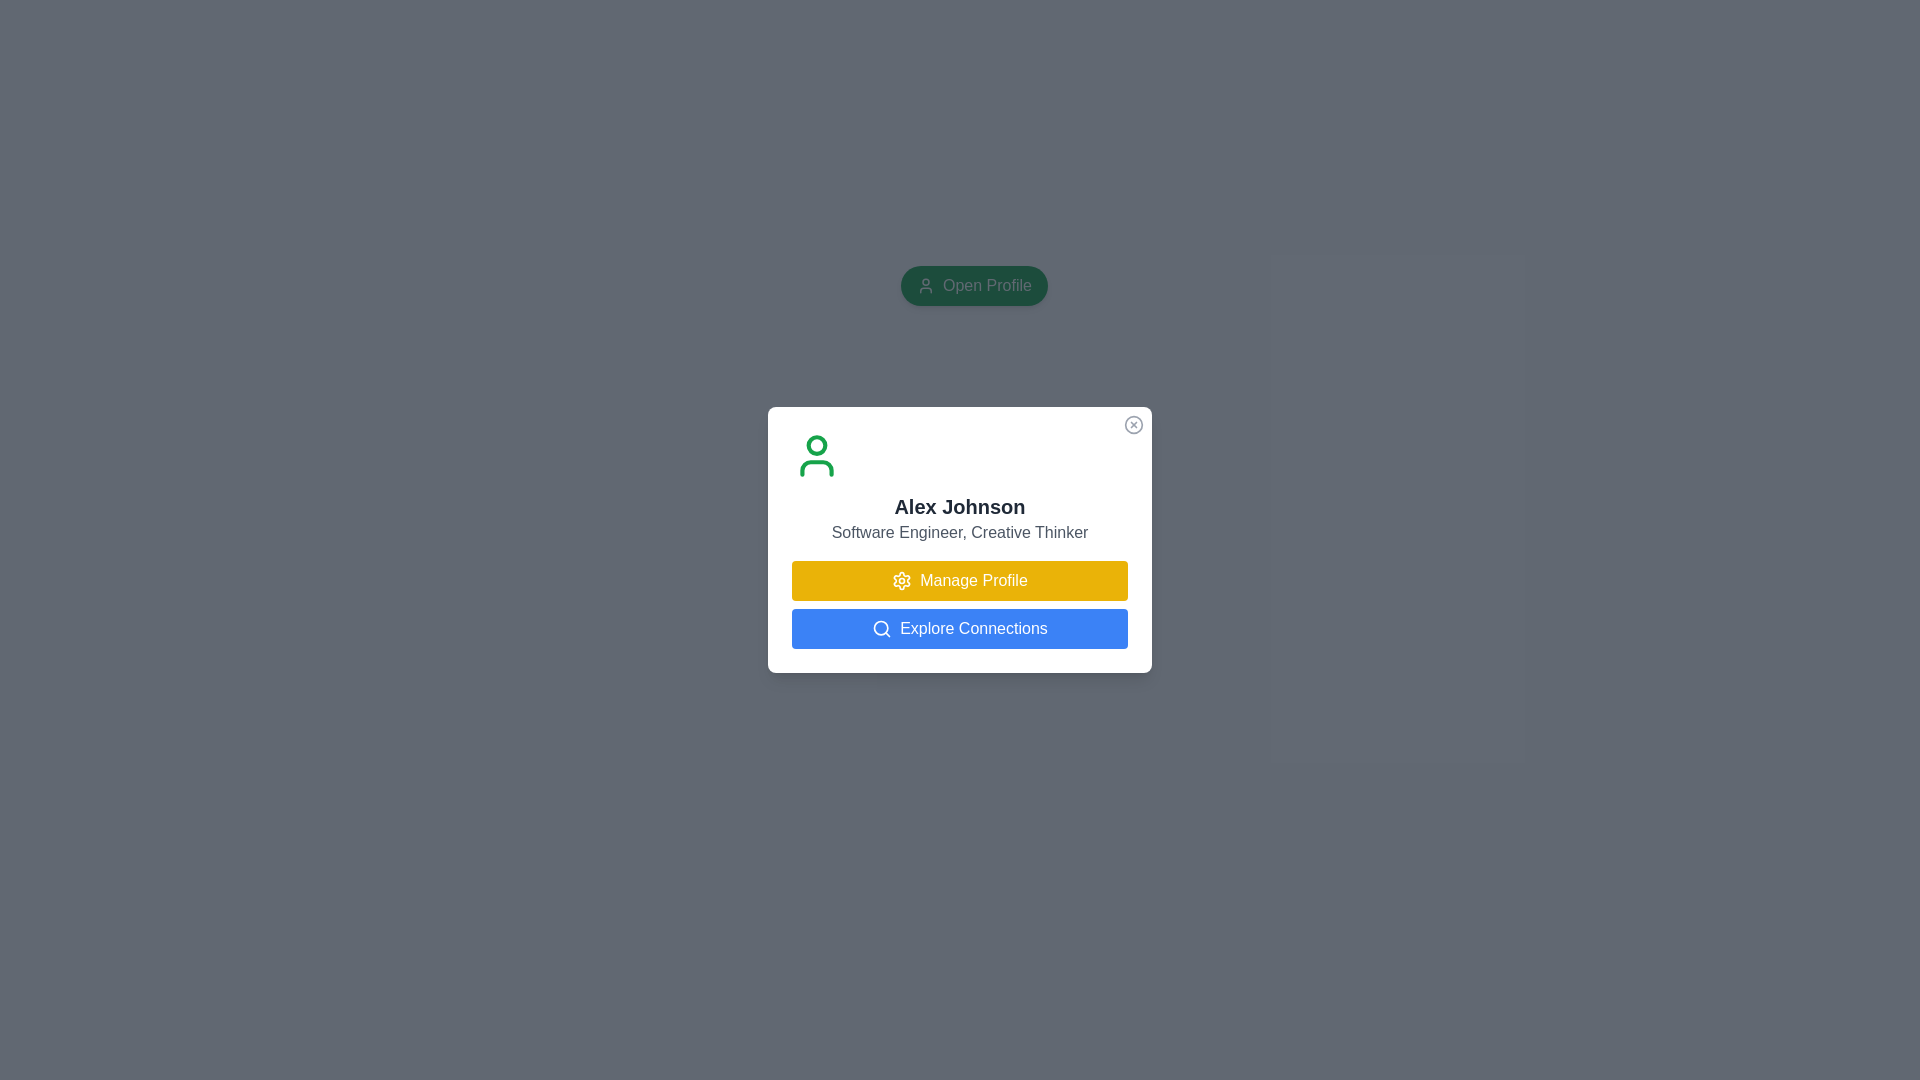  Describe the element at coordinates (974, 285) in the screenshot. I see `the green button labeled 'Open Profile' with a white user icon on the left side to initiate its functionality` at that location.